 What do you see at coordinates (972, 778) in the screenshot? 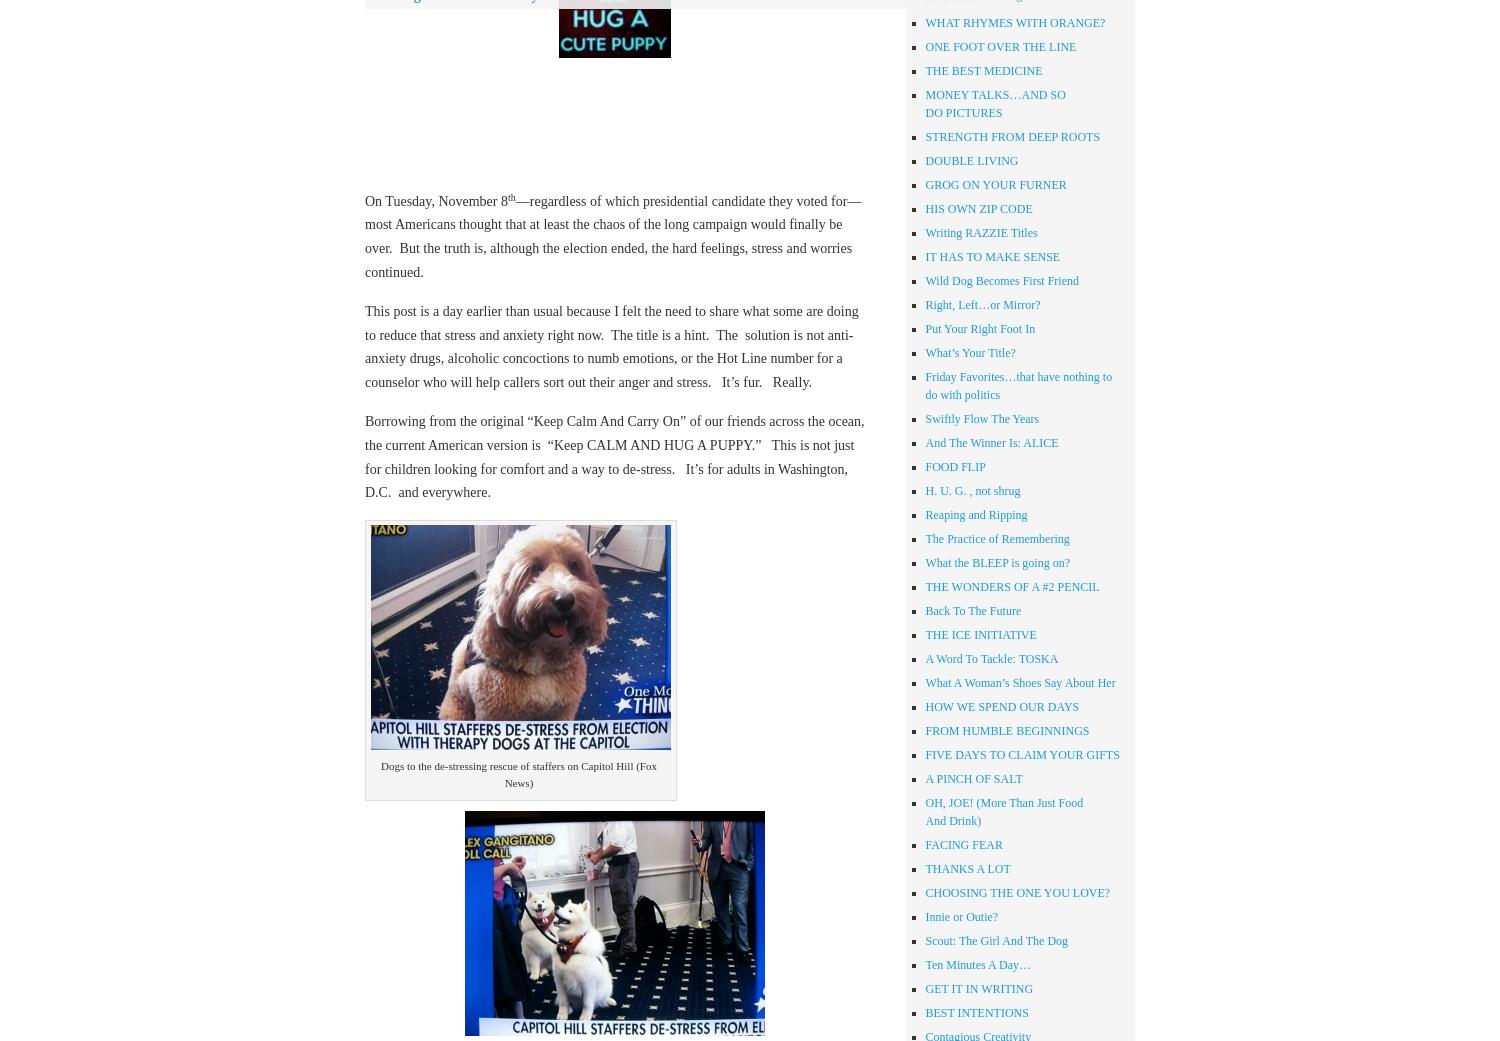
I see `'A PINCH OF SALT'` at bounding box center [972, 778].